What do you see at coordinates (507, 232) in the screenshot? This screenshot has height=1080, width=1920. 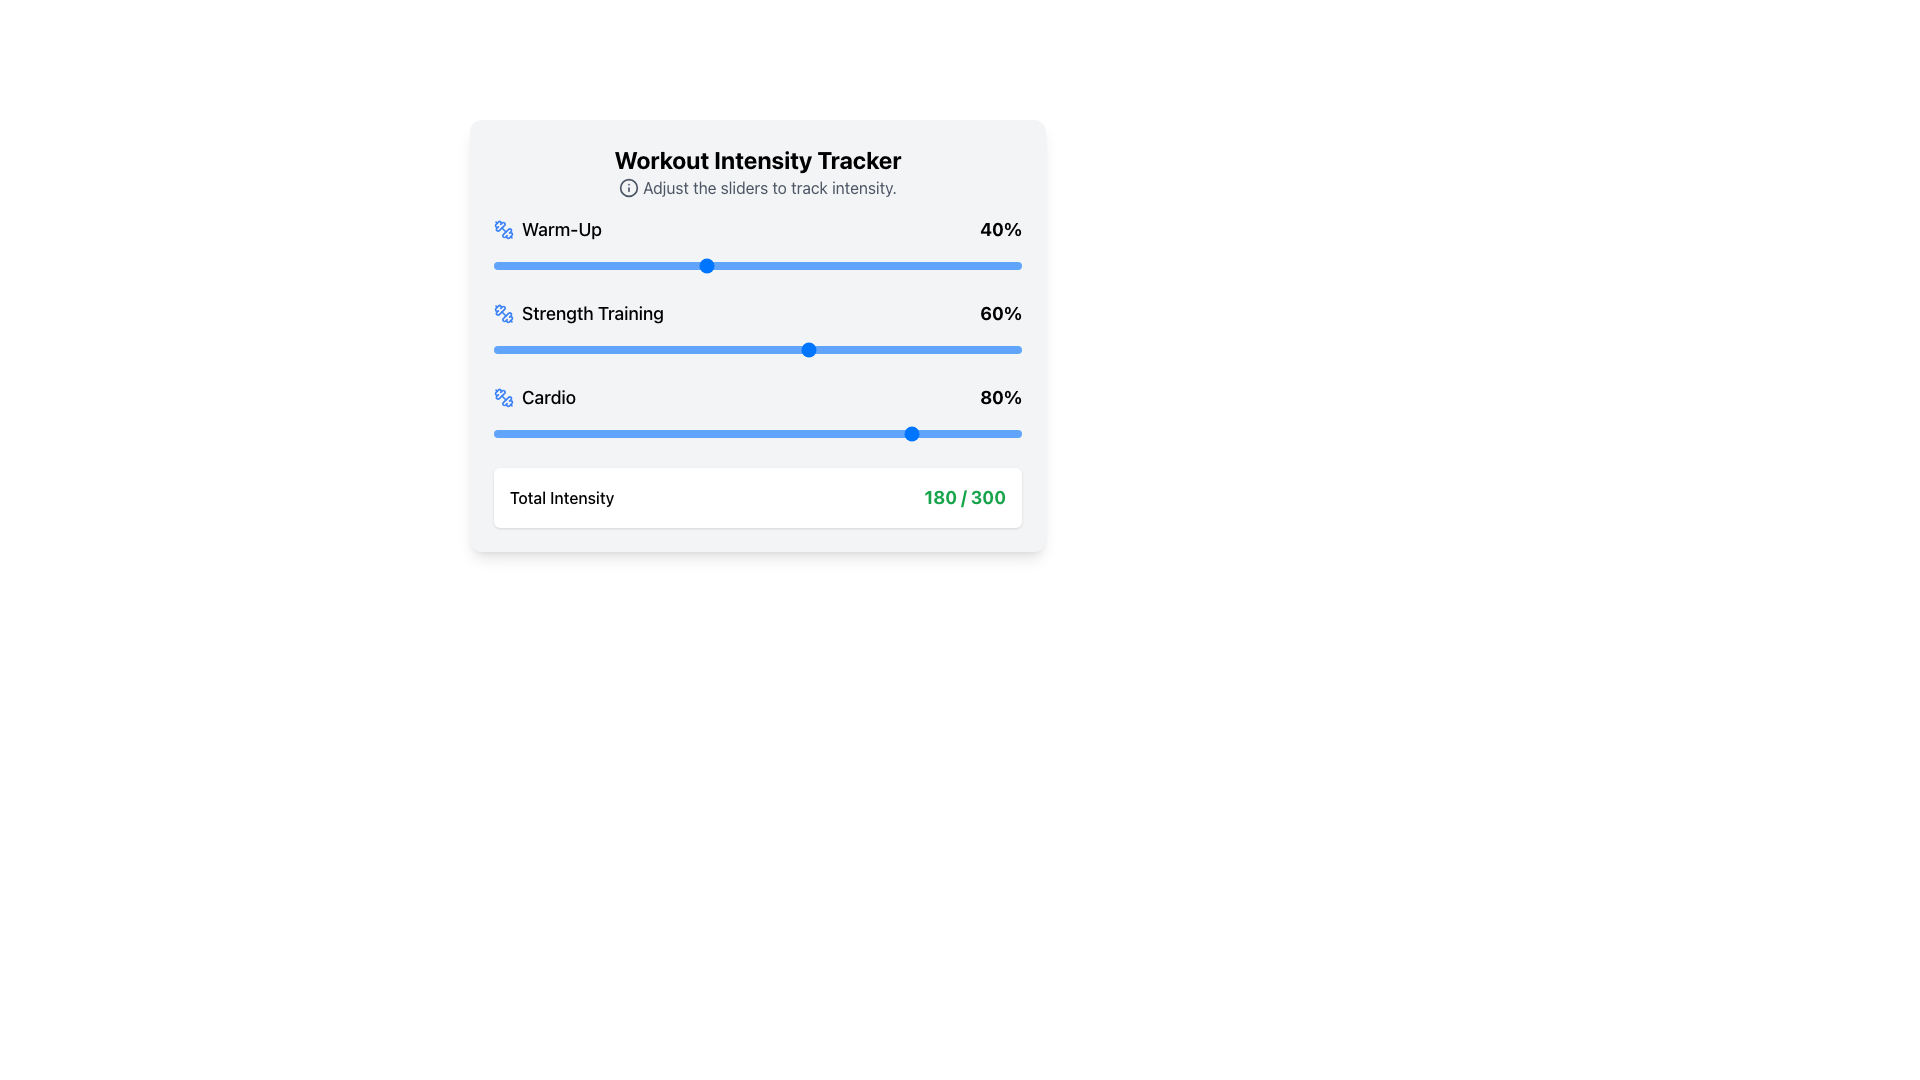 I see `the 'Warm-Up' icon in the Workout Intensity Tracker section, which is the first icon in the vertical list of workout section icons` at bounding box center [507, 232].